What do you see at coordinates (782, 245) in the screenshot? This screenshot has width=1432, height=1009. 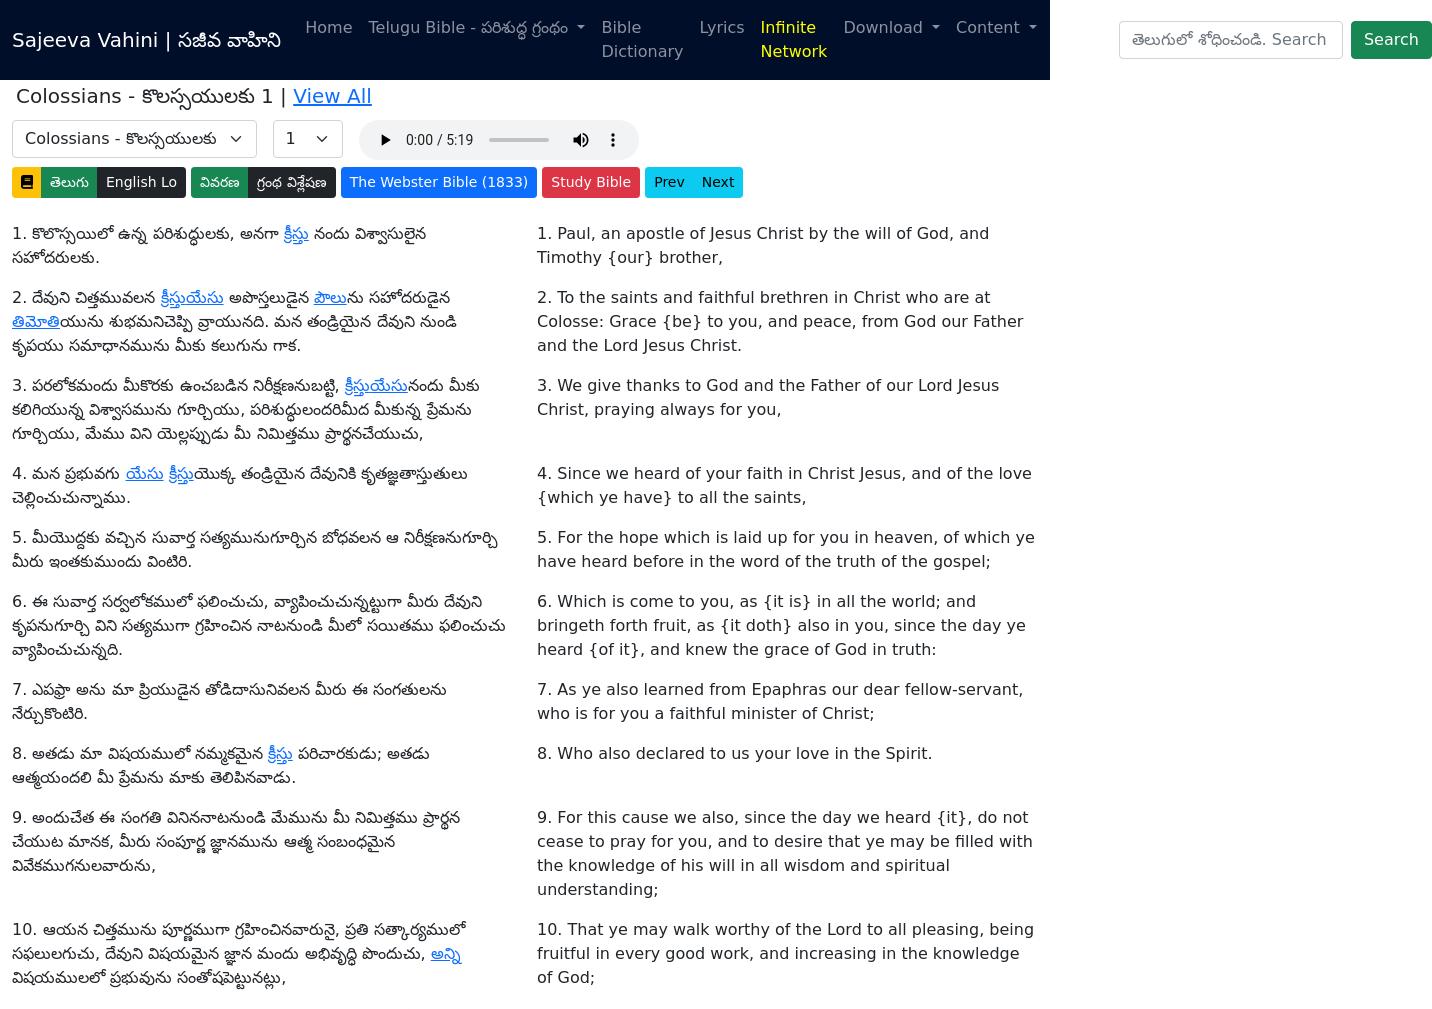 I see `'25.  Of which I am made a minister, according to the dispensation of God which is given to me for you, to fulfill the word of God;'` at bounding box center [782, 245].